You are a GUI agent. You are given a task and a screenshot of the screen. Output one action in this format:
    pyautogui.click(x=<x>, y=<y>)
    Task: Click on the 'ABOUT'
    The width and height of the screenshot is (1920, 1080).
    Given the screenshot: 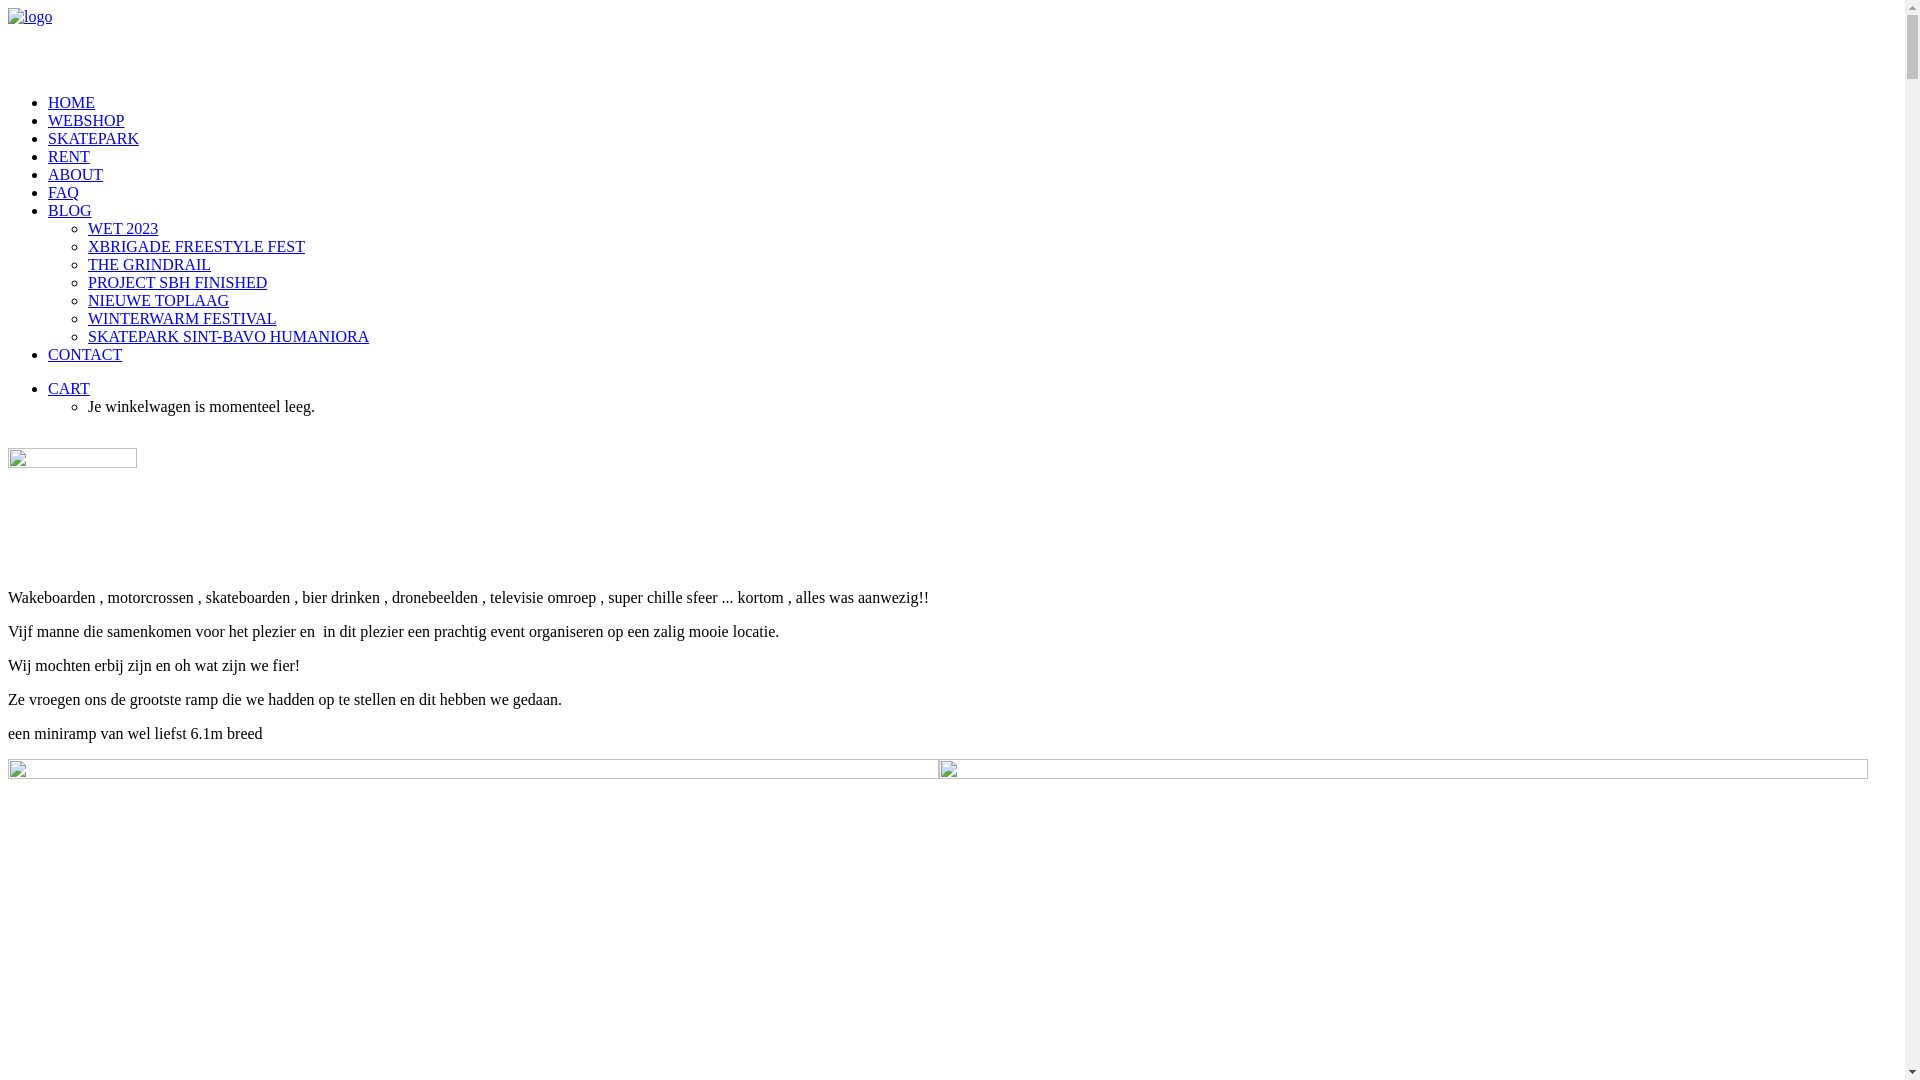 What is the action you would take?
    pyautogui.click(x=75, y=173)
    